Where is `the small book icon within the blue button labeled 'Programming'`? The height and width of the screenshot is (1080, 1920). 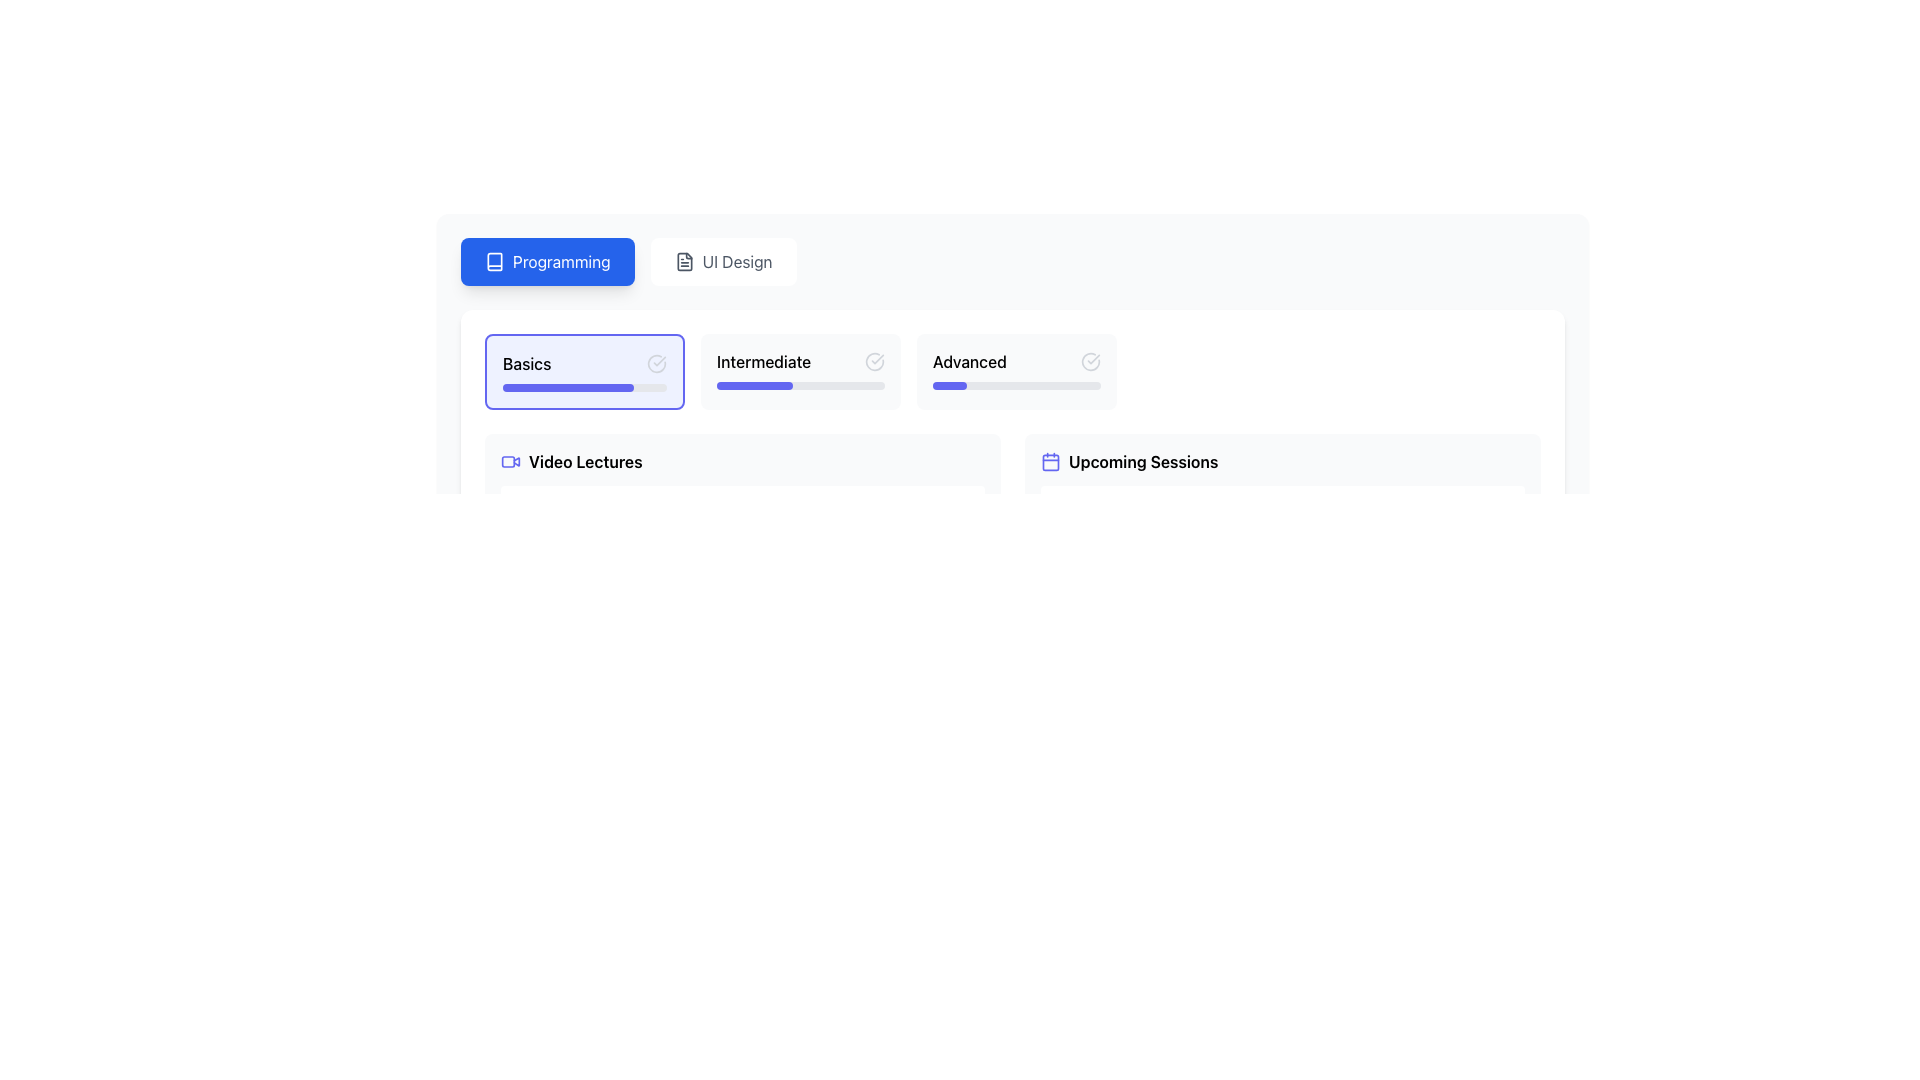 the small book icon within the blue button labeled 'Programming' is located at coordinates (494, 261).